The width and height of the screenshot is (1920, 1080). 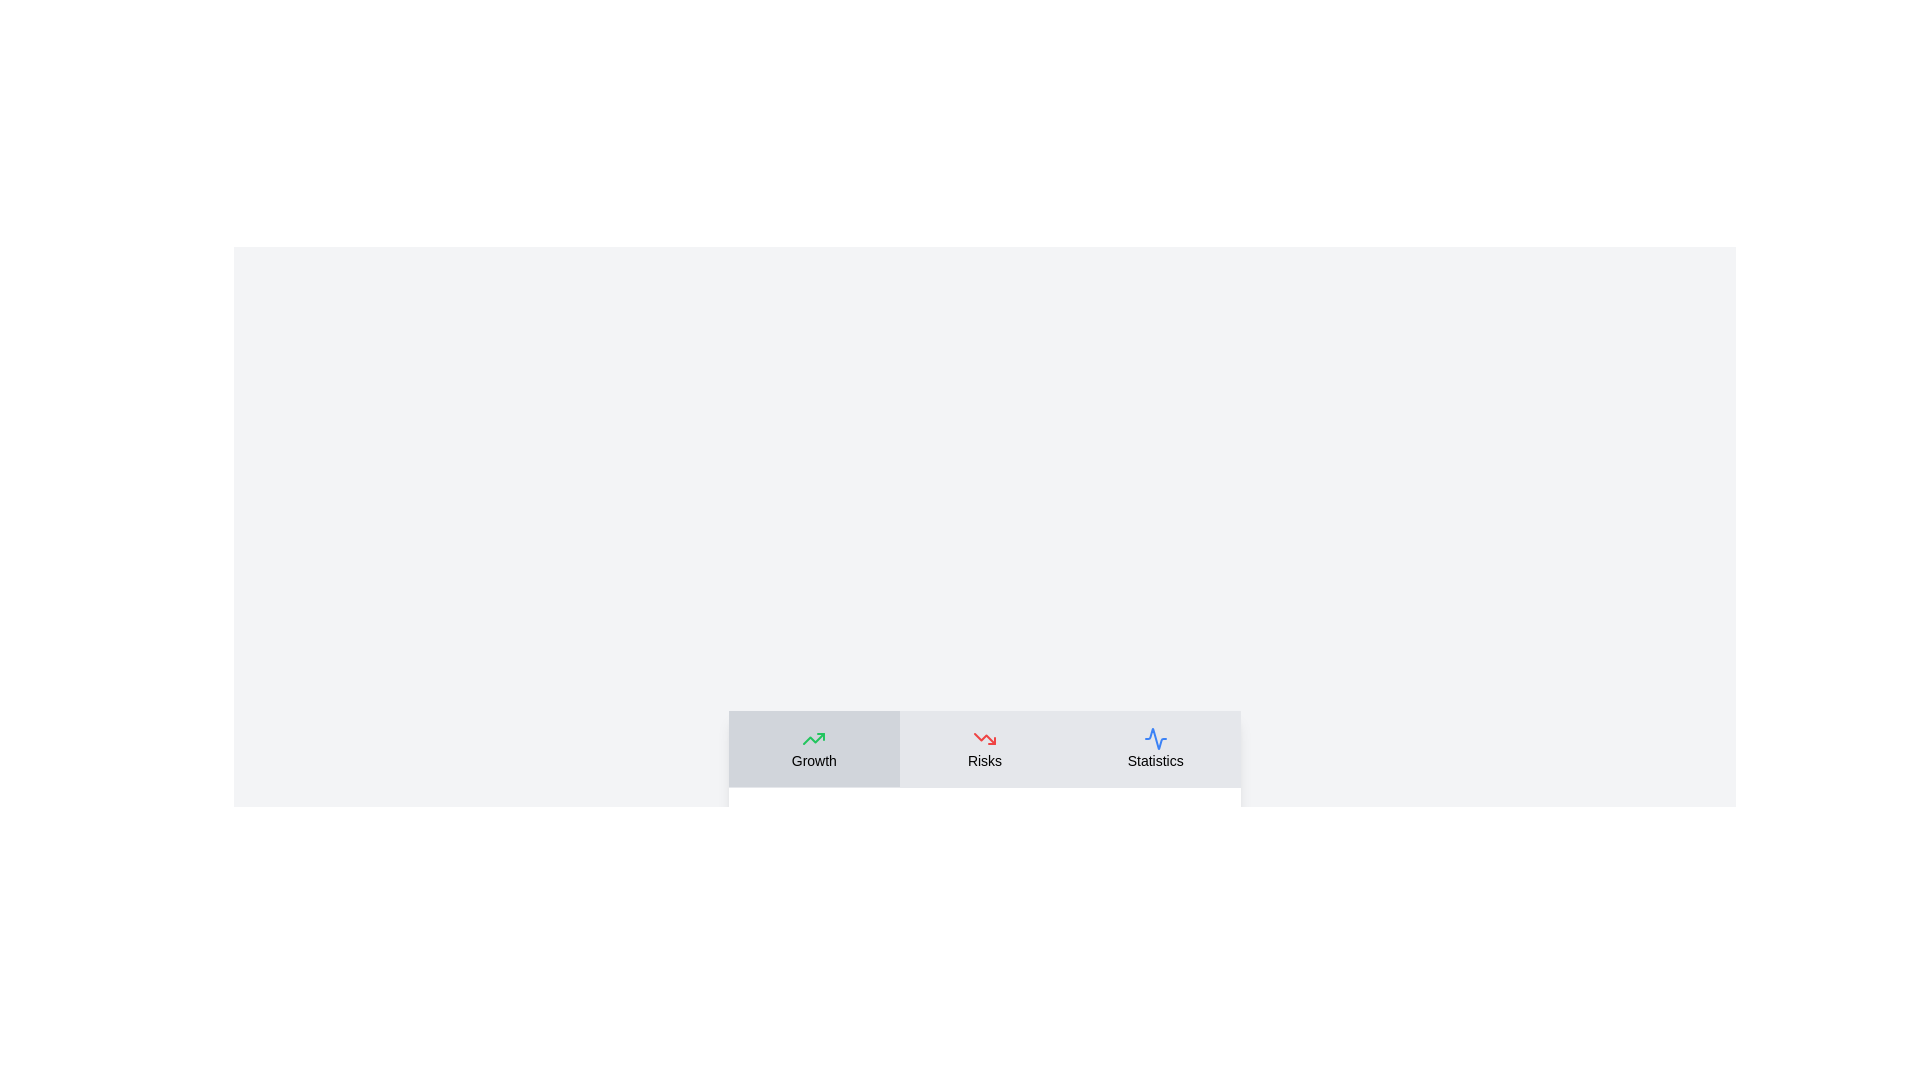 I want to click on the tab labeled Statistics to observe its visual change, so click(x=1156, y=748).